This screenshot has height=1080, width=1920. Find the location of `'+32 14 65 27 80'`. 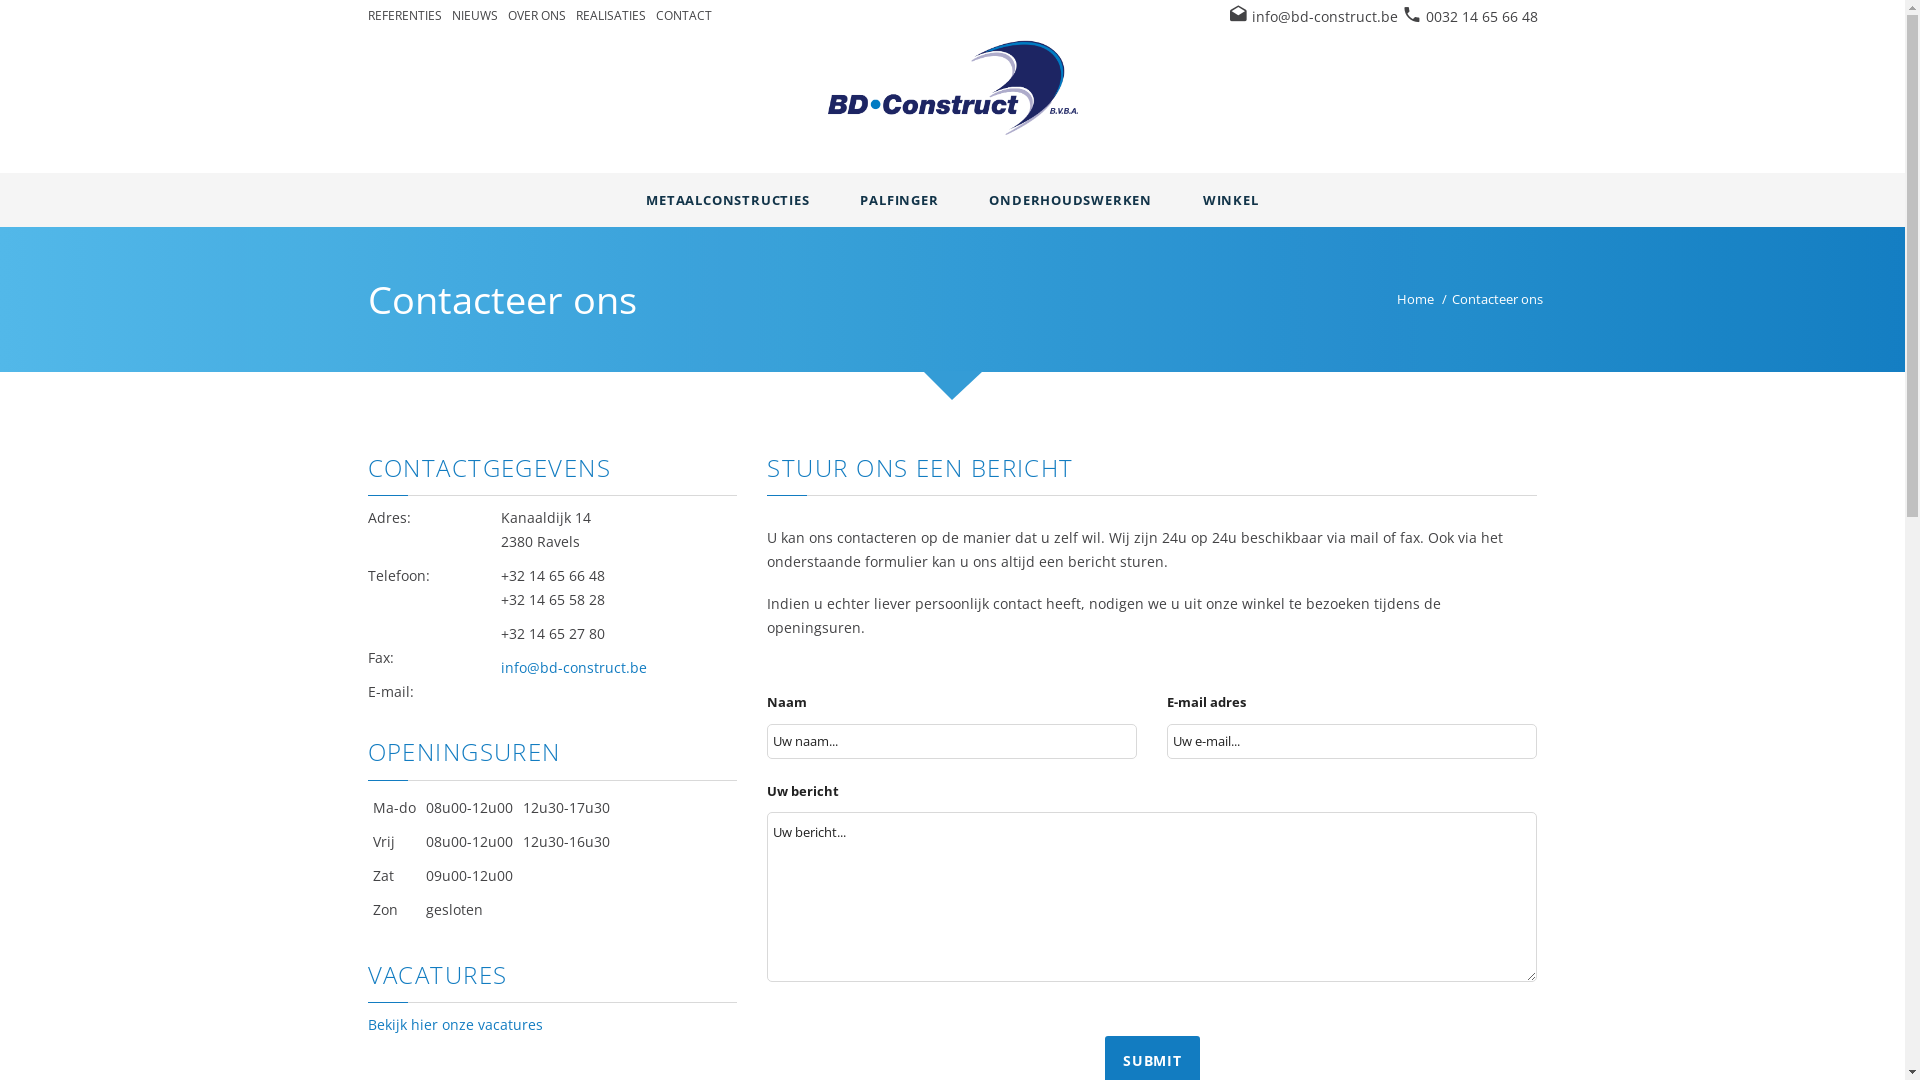

'+32 14 65 27 80' is located at coordinates (552, 633).